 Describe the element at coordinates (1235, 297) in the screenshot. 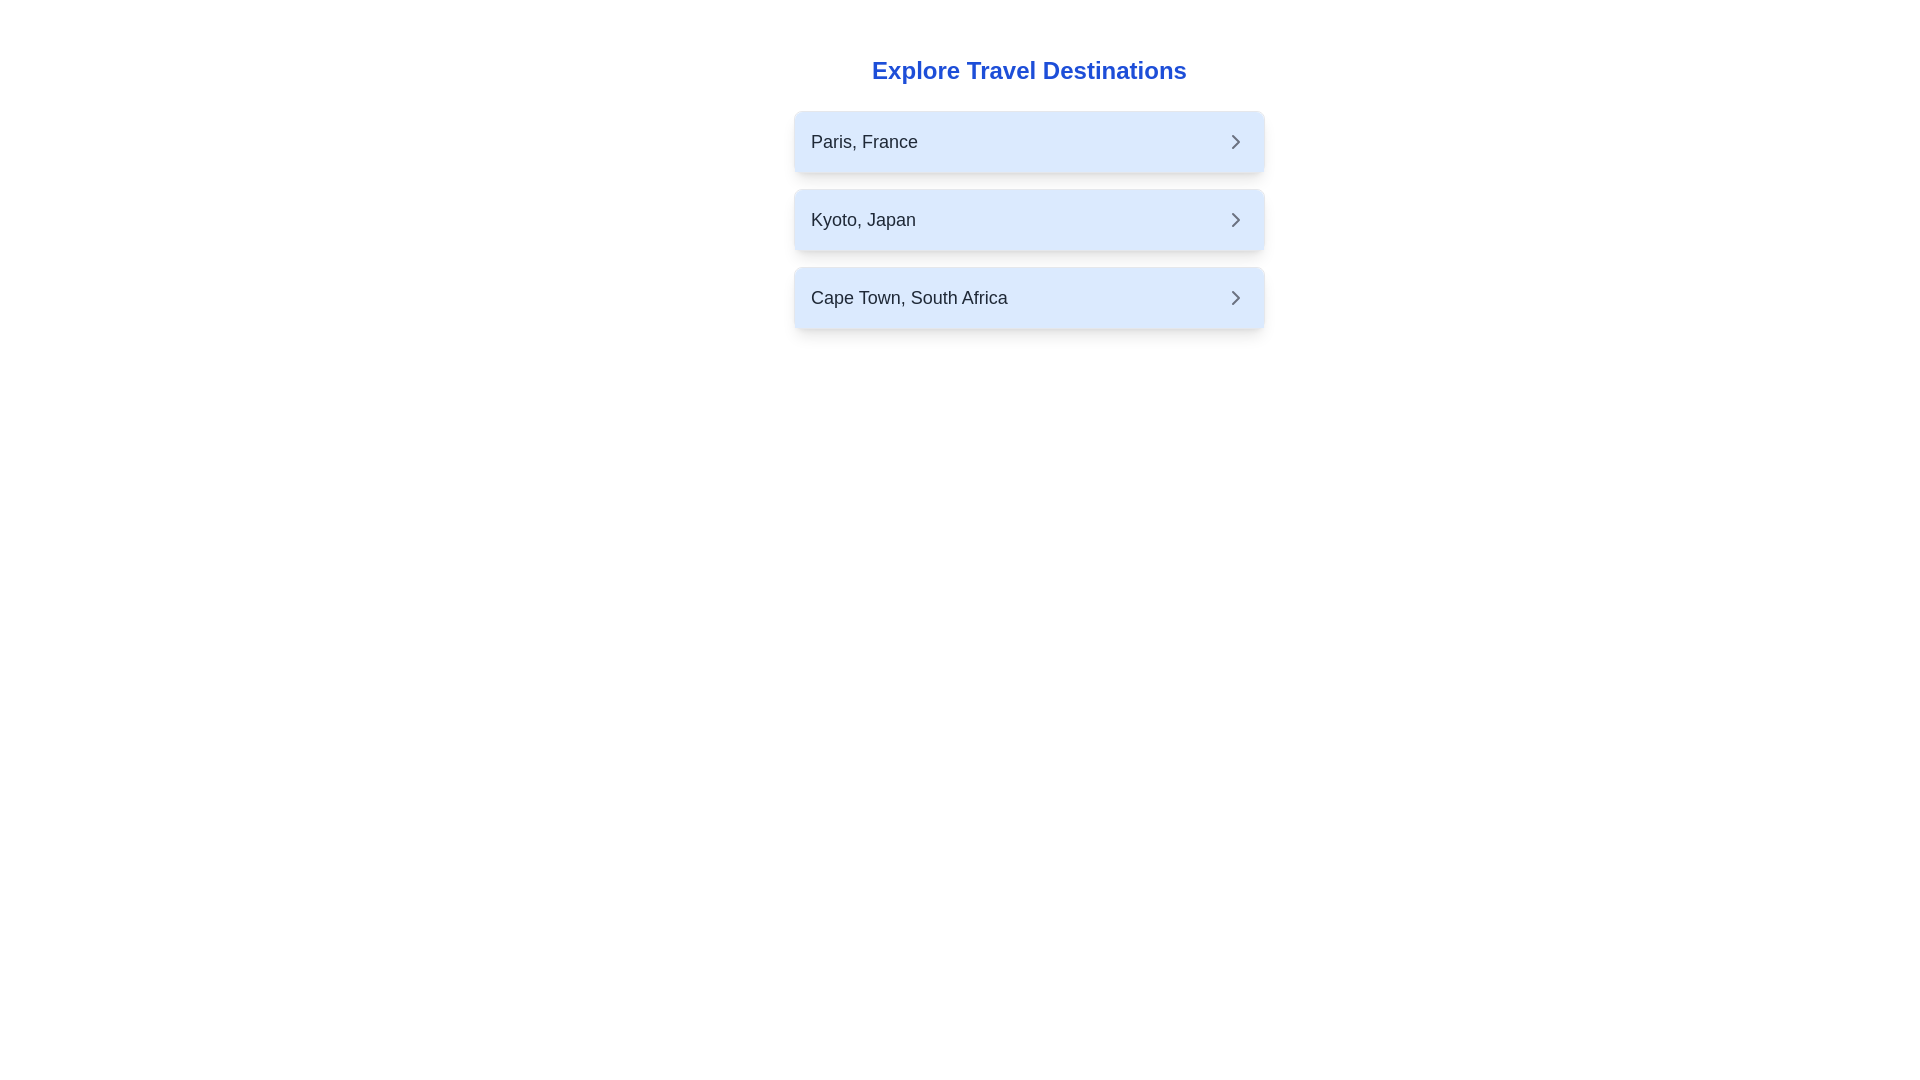

I see `the chevron icon located on the right side of the 'Cape Town, South Africa' list item` at that location.